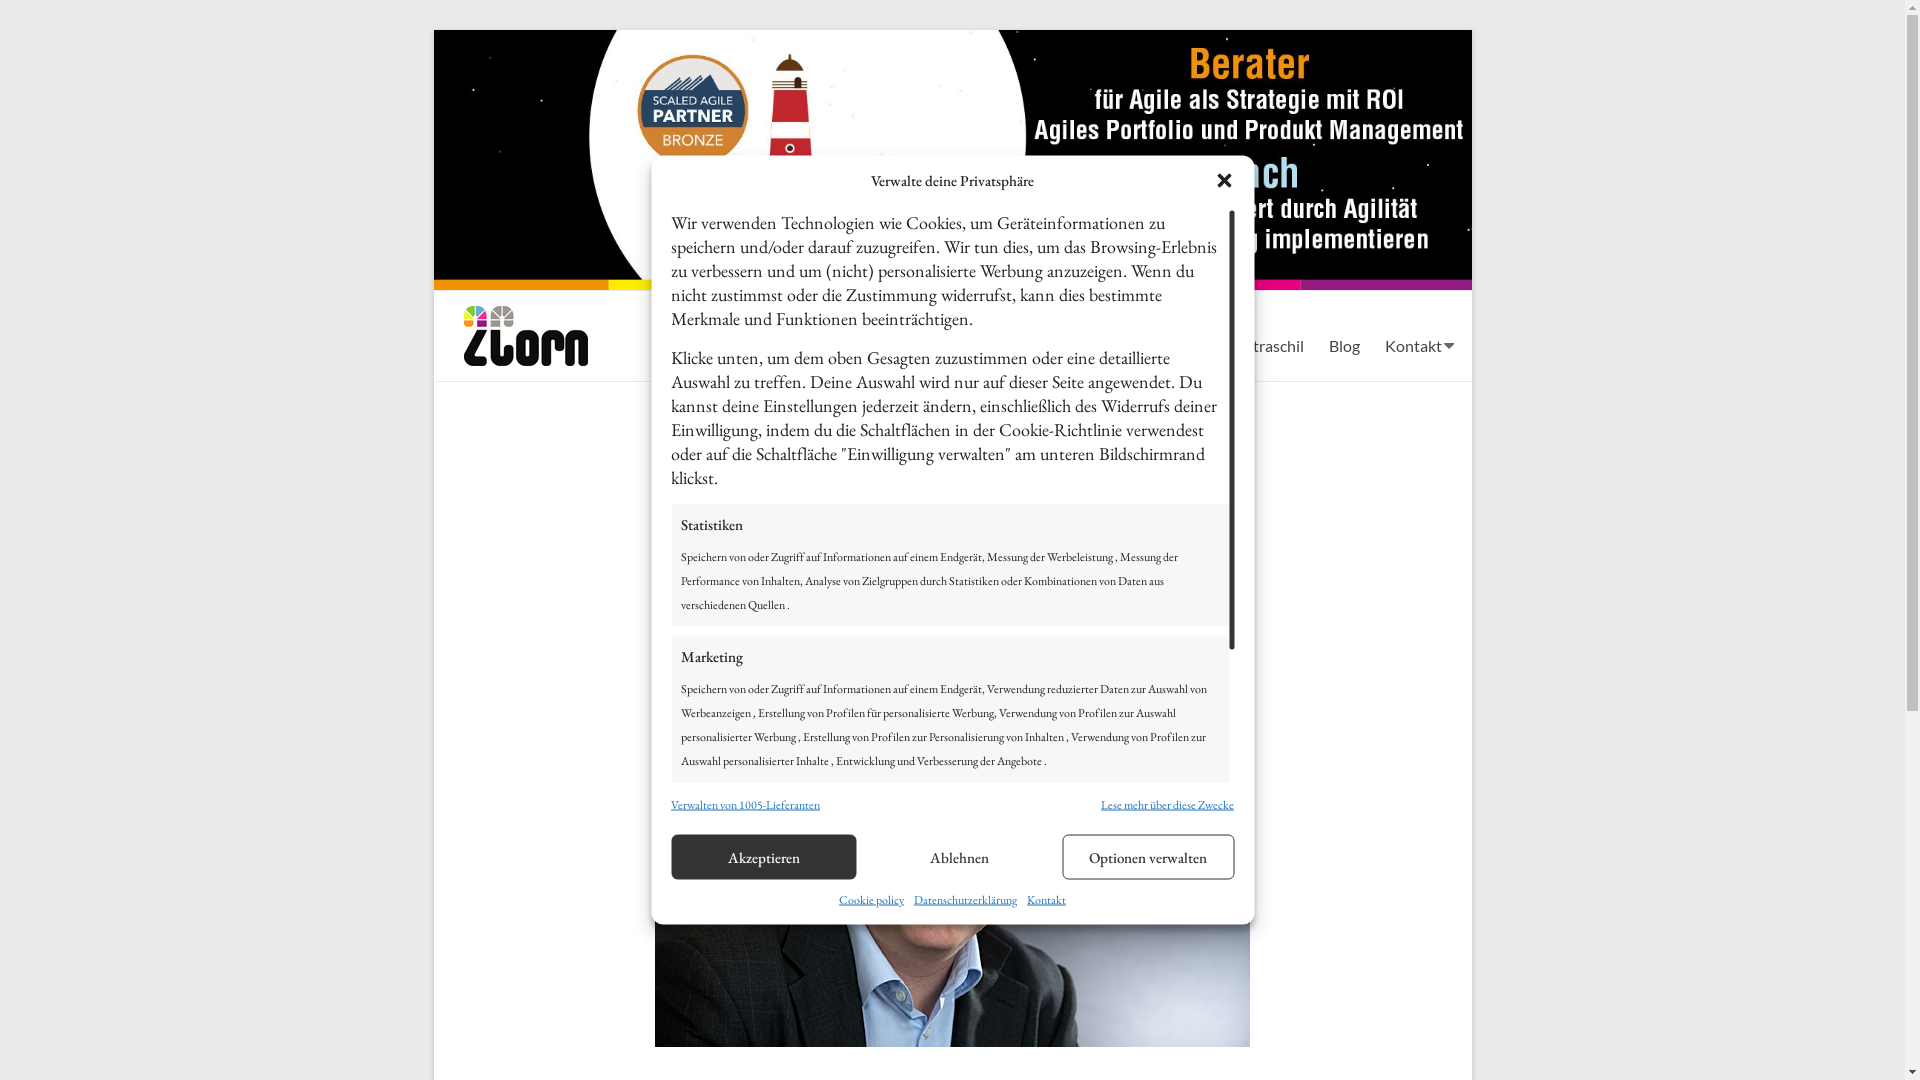  I want to click on 'Optionen verwalten', so click(1147, 855).